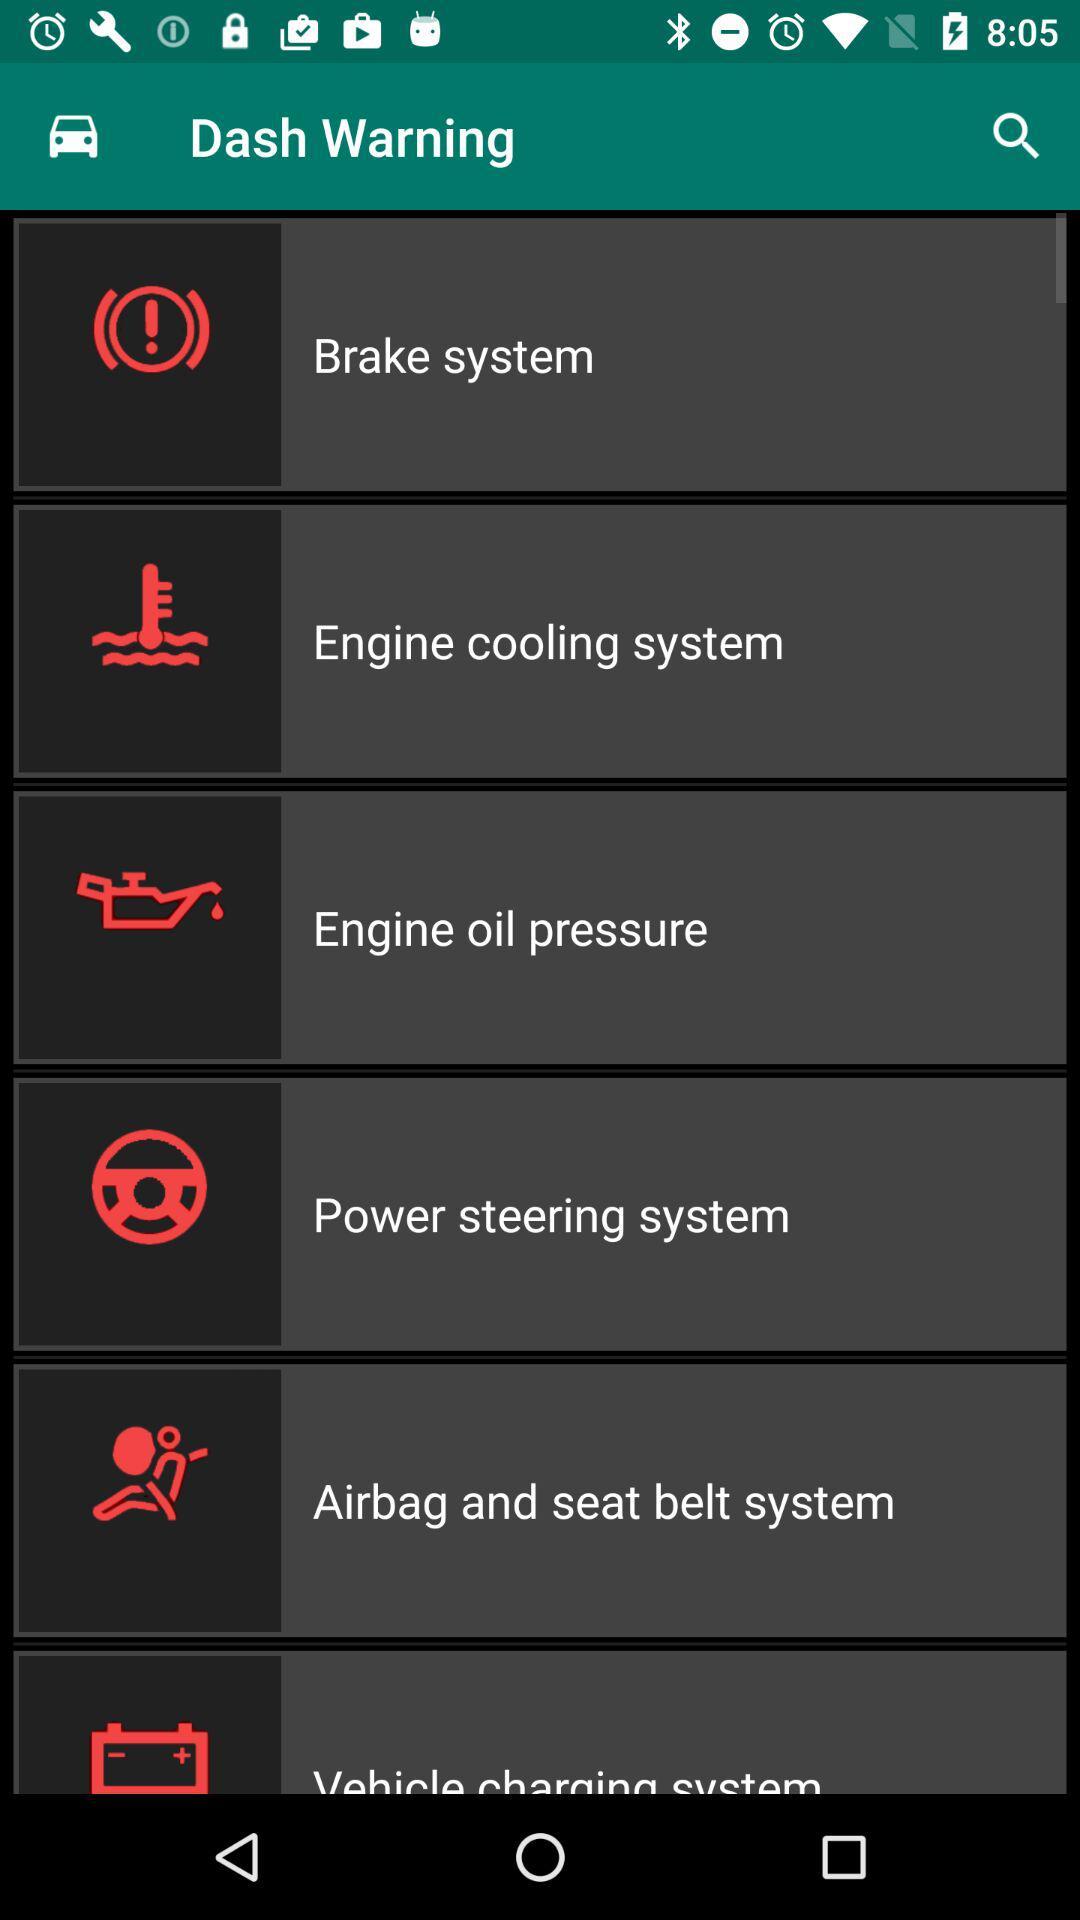 The height and width of the screenshot is (1920, 1080). I want to click on the icon below the engine cooling system, so click(688, 926).